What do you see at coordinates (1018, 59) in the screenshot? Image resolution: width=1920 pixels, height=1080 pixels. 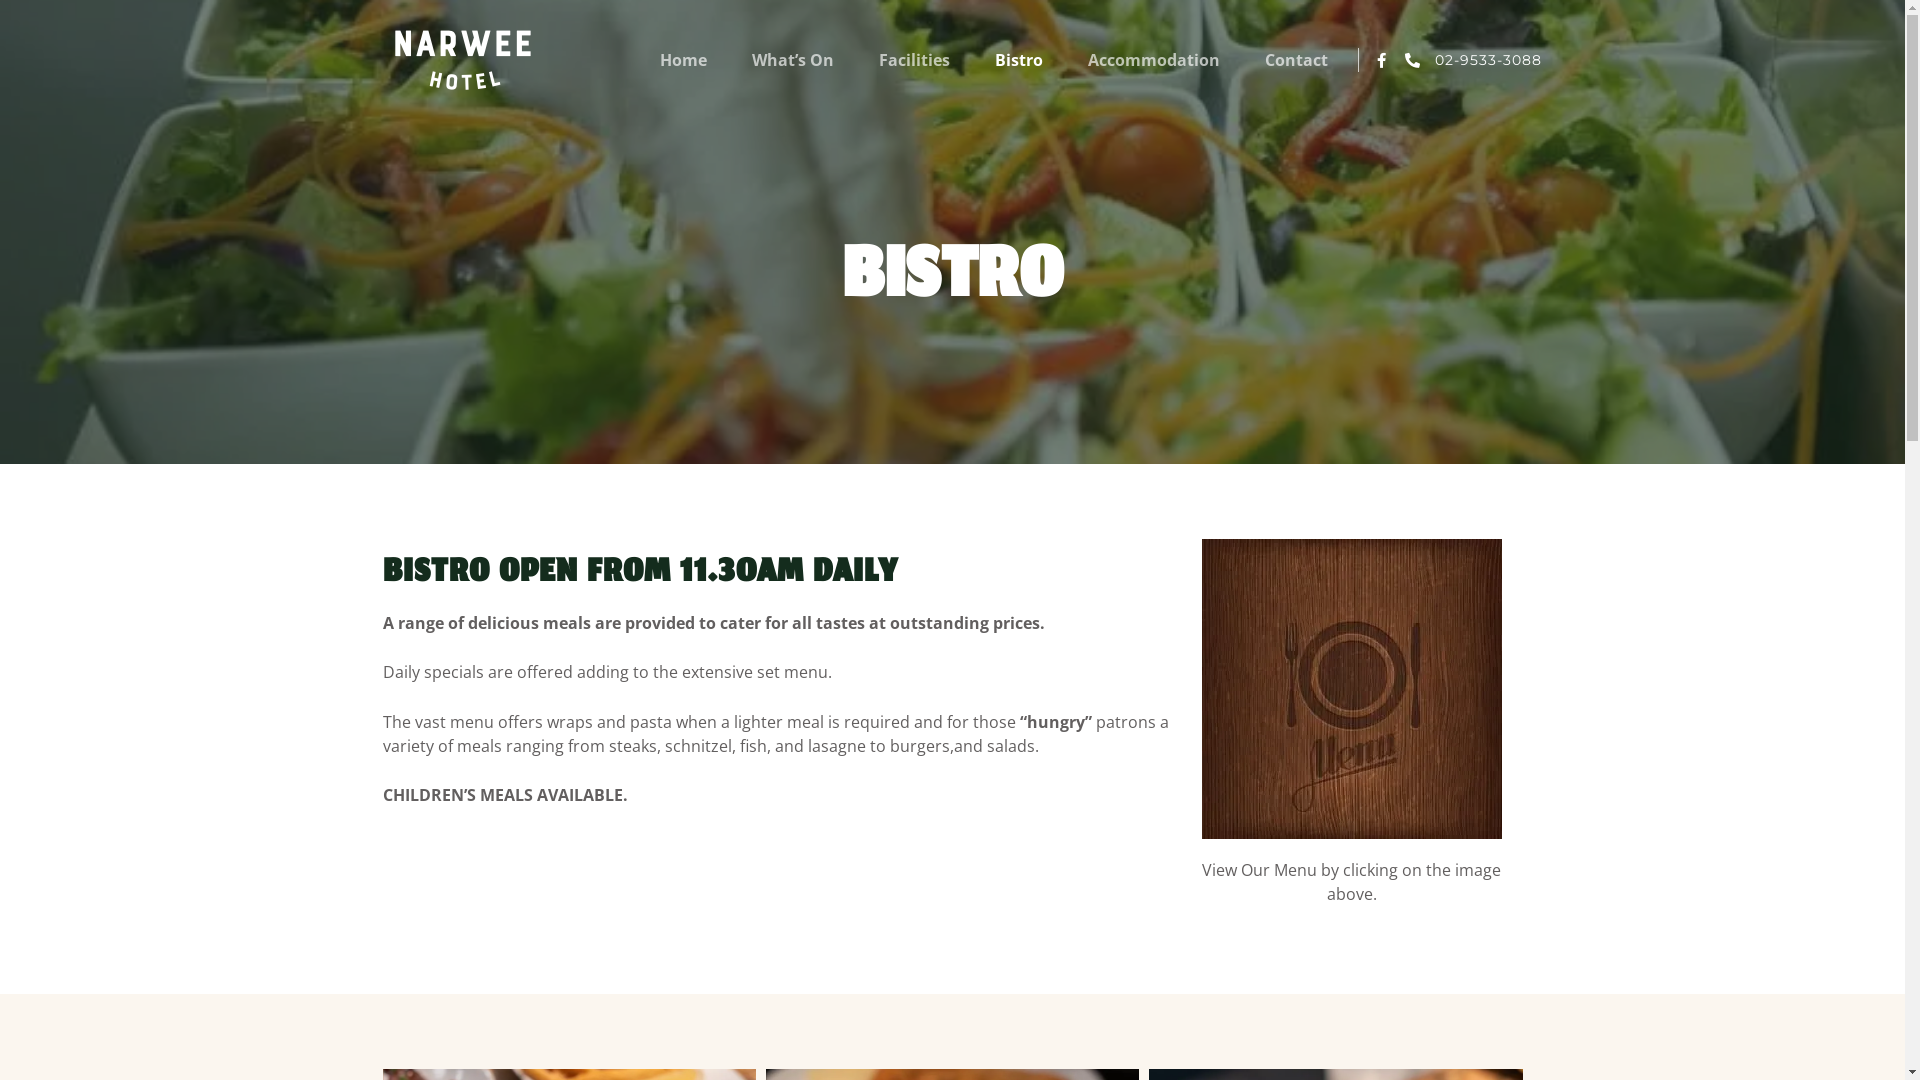 I see `'Bistro'` at bounding box center [1018, 59].